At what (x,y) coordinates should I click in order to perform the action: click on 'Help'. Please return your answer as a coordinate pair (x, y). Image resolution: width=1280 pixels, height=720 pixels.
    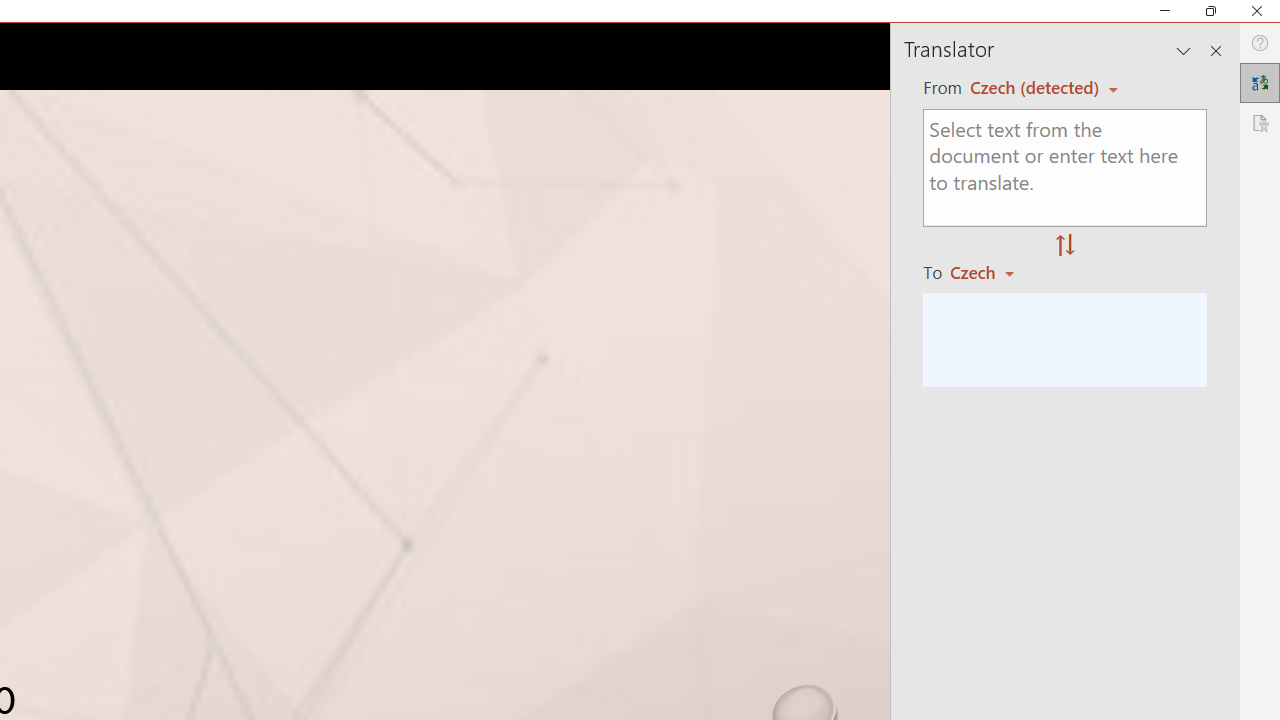
    Looking at the image, I should click on (1259, 43).